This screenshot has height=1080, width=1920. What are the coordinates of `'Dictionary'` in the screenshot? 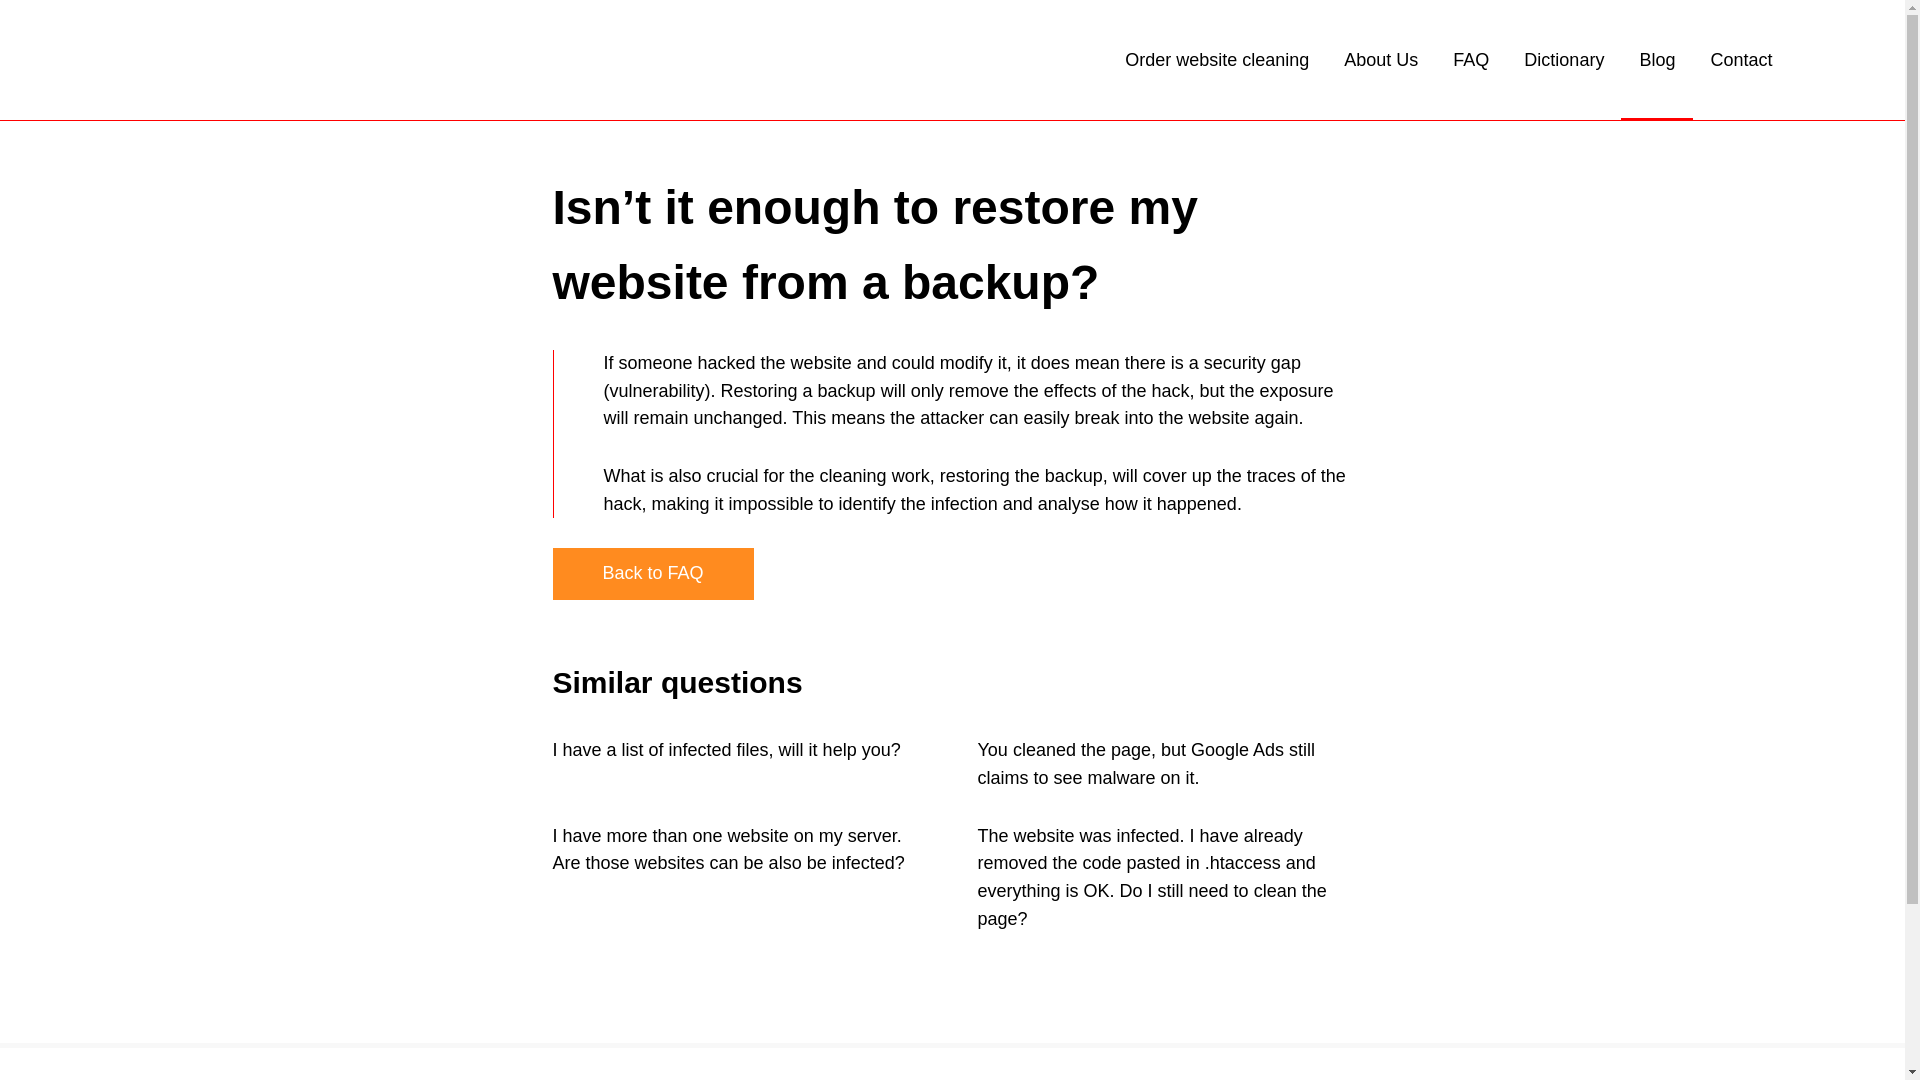 It's located at (1563, 59).